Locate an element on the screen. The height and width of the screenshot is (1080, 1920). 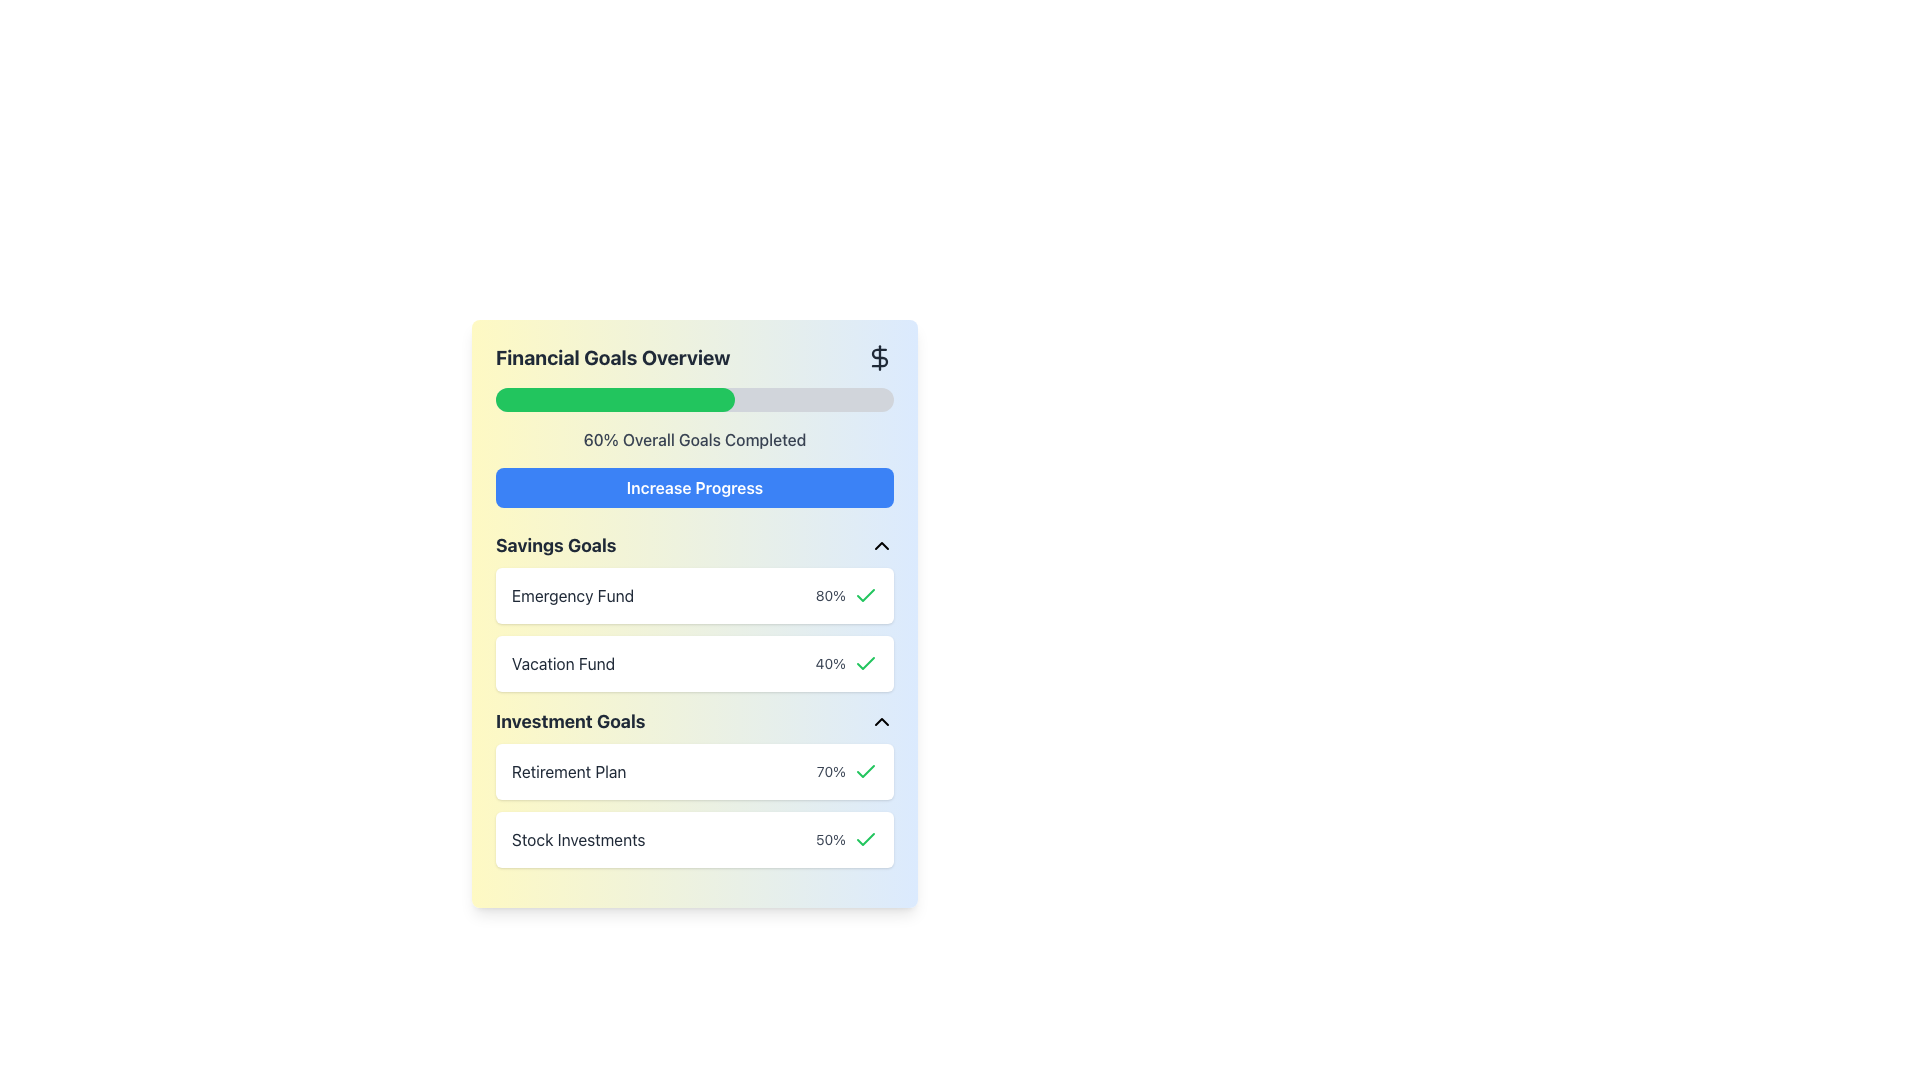
the List Item Group displaying 'Retirement Plan' and 'Stock Investments' blocks, which are styled with a white background and rounded corners is located at coordinates (695, 805).